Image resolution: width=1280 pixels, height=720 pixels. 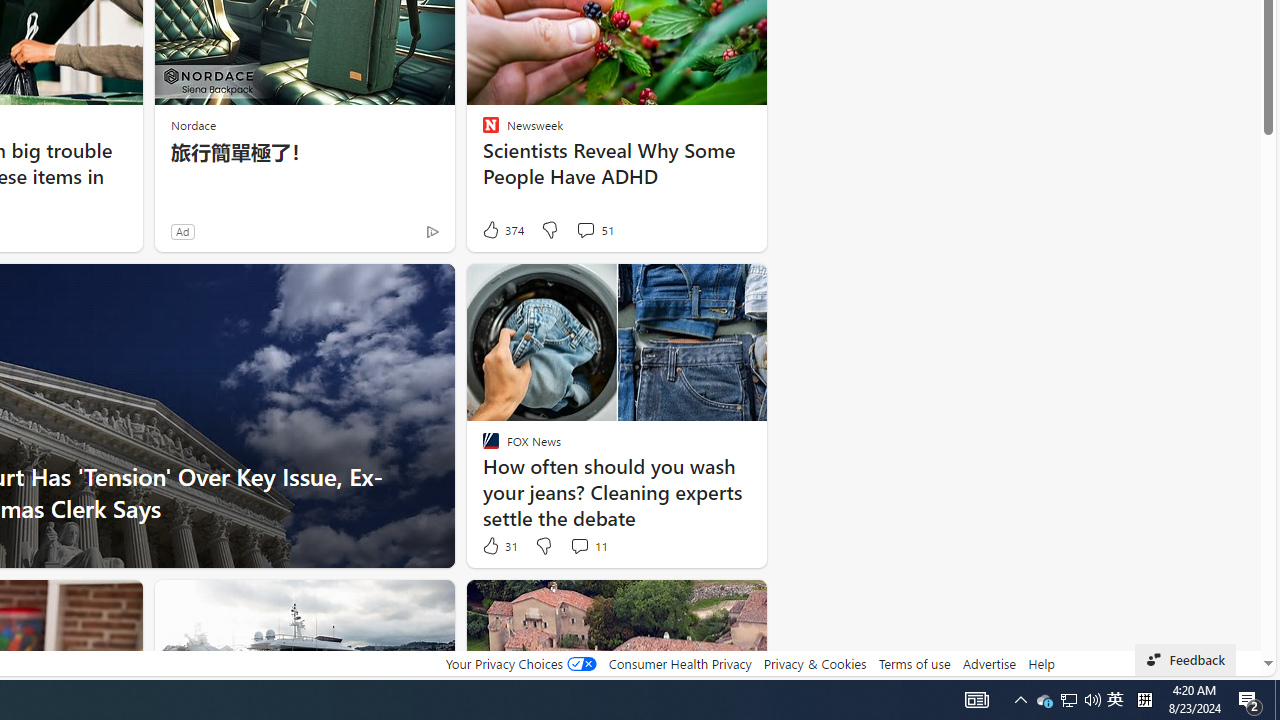 I want to click on 'Terms of use', so click(x=913, y=663).